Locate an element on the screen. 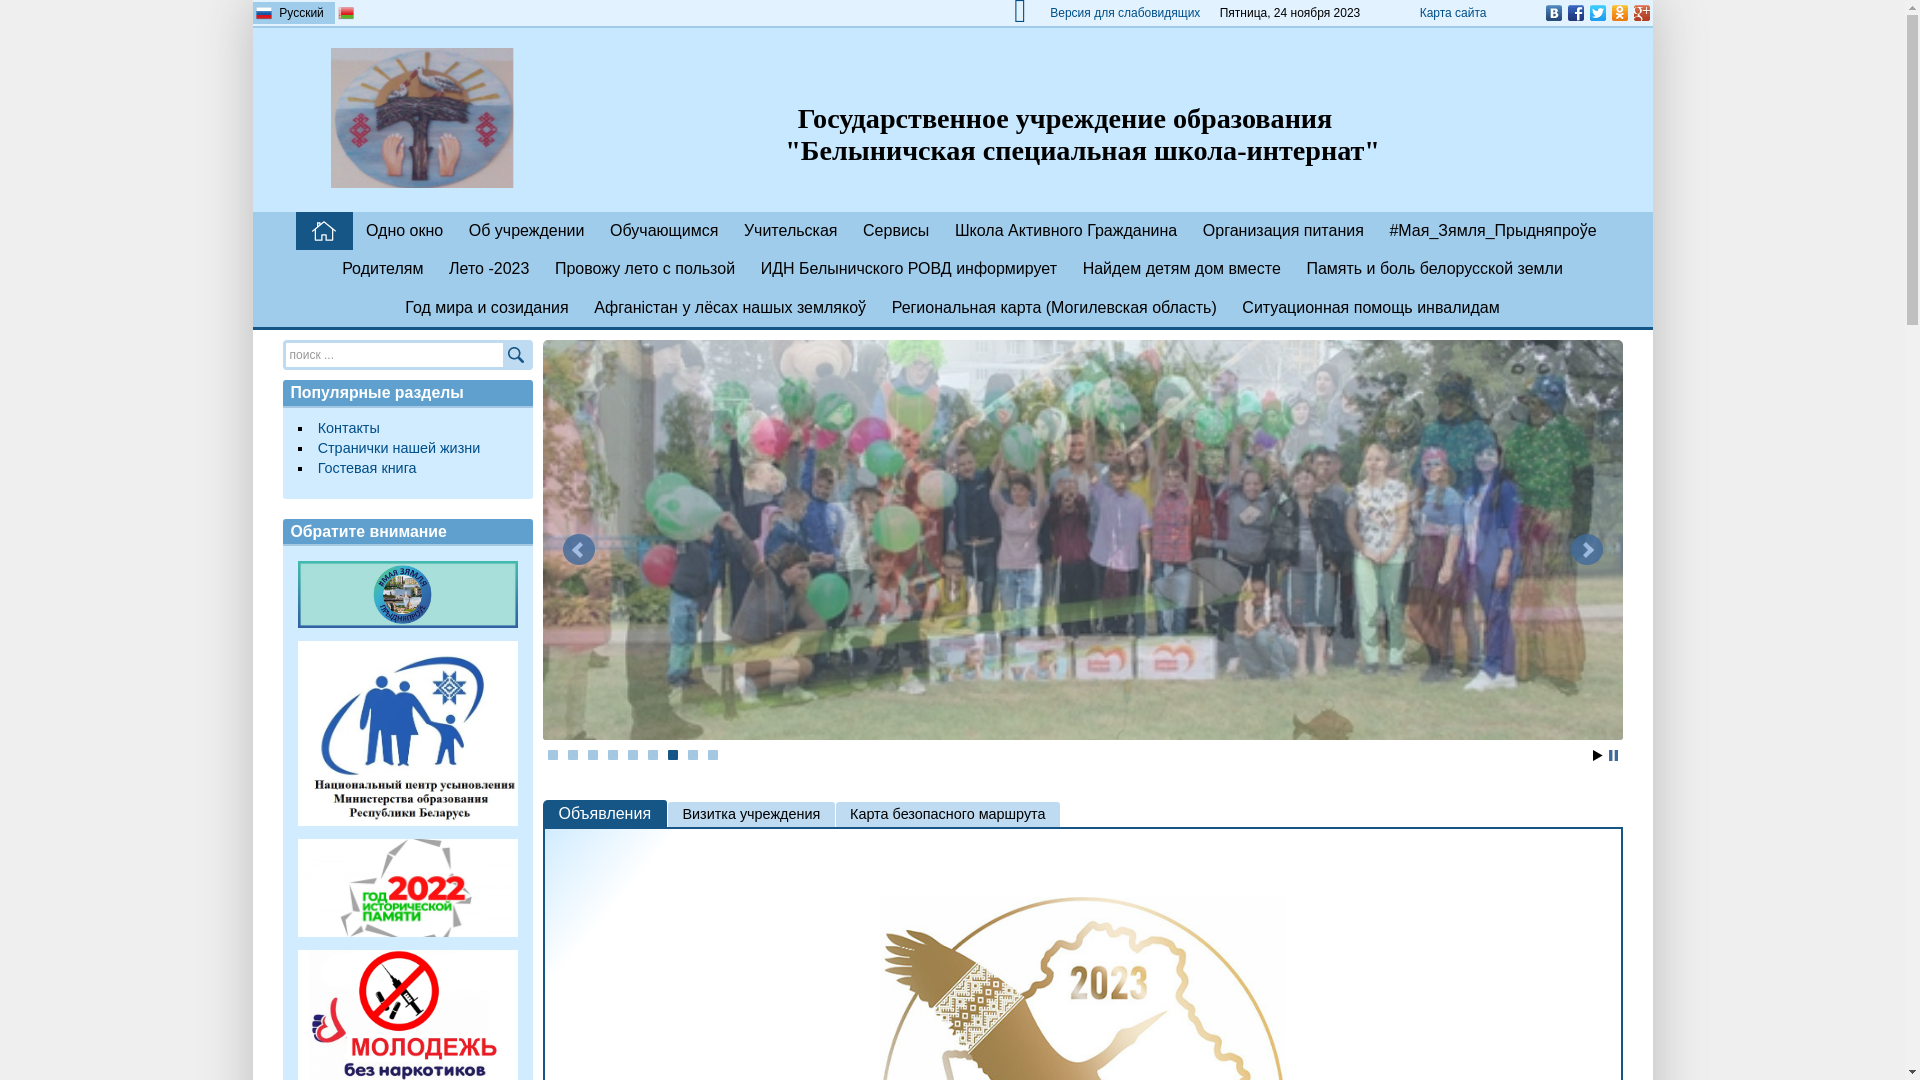 The width and height of the screenshot is (1920, 1080). 'Twitter' is located at coordinates (1596, 12).